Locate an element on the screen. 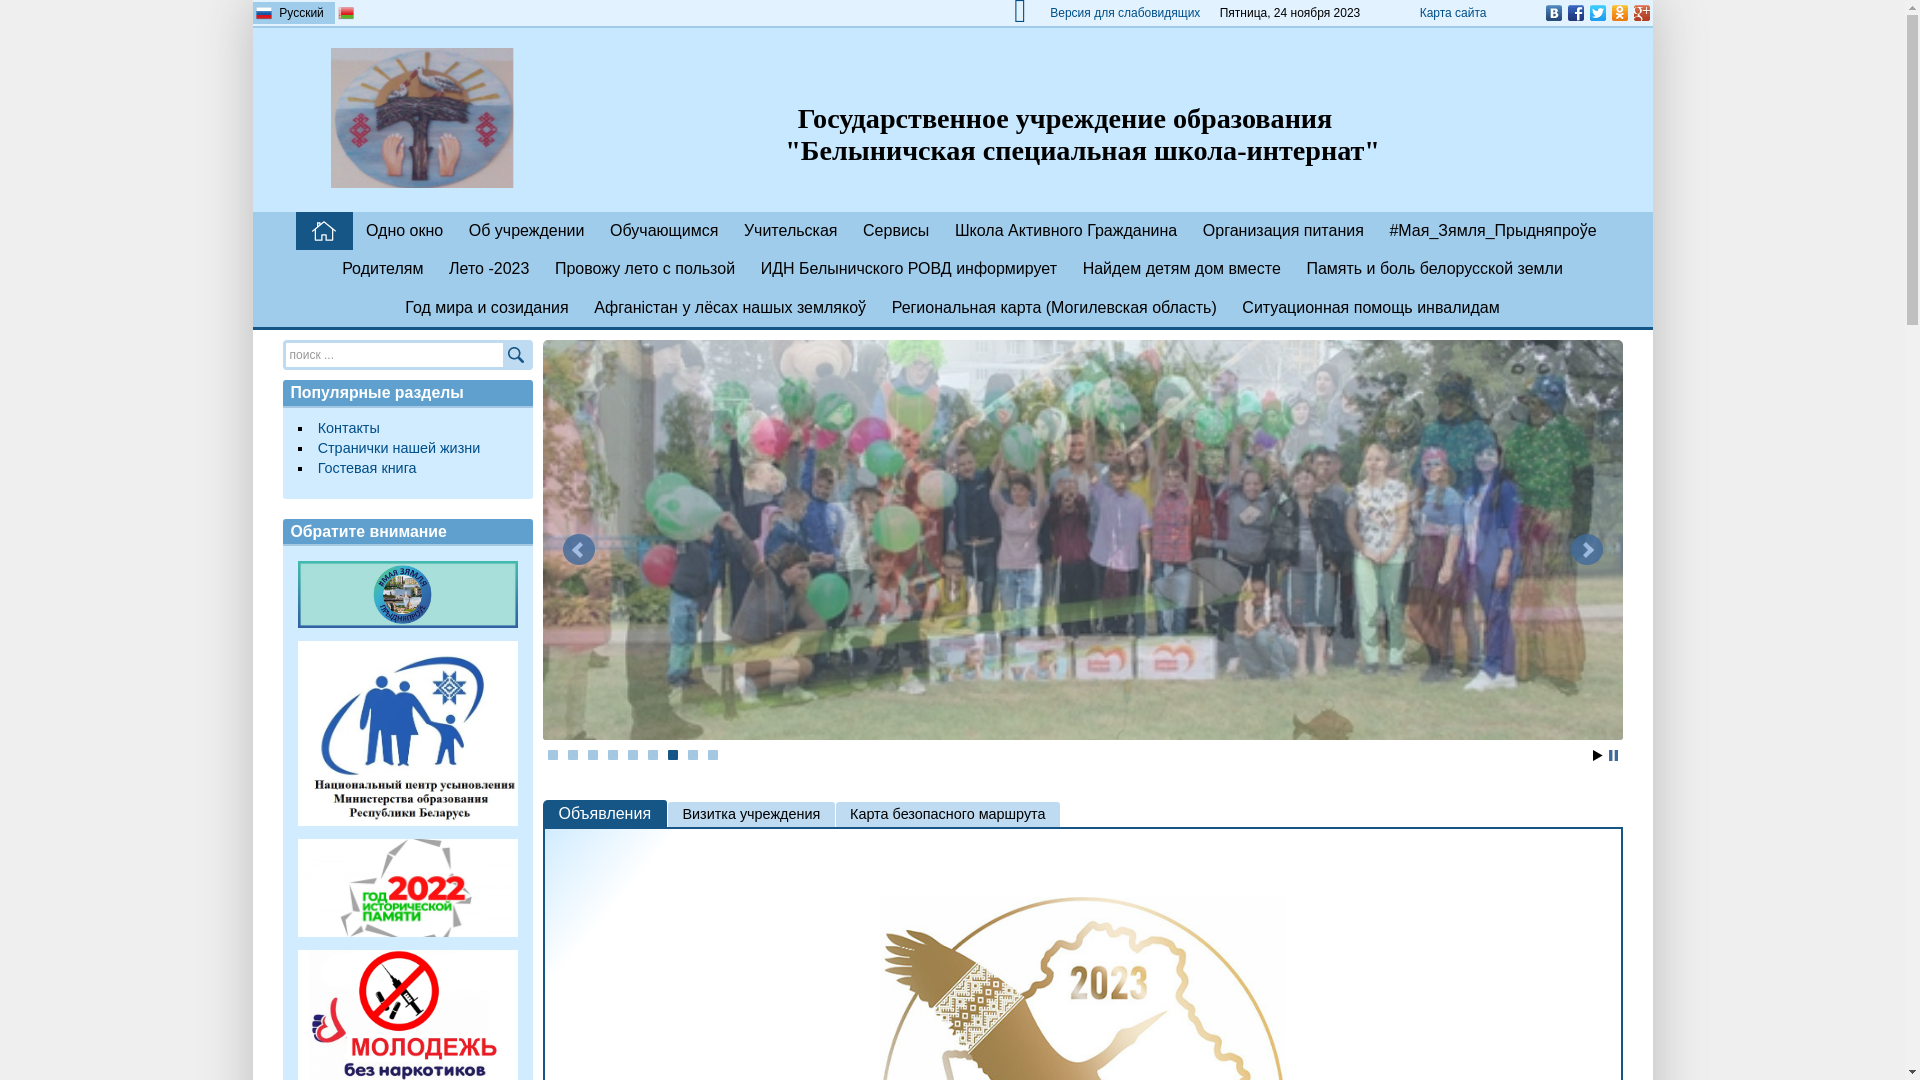 The width and height of the screenshot is (1920, 1080). 'Twitter' is located at coordinates (1596, 12).